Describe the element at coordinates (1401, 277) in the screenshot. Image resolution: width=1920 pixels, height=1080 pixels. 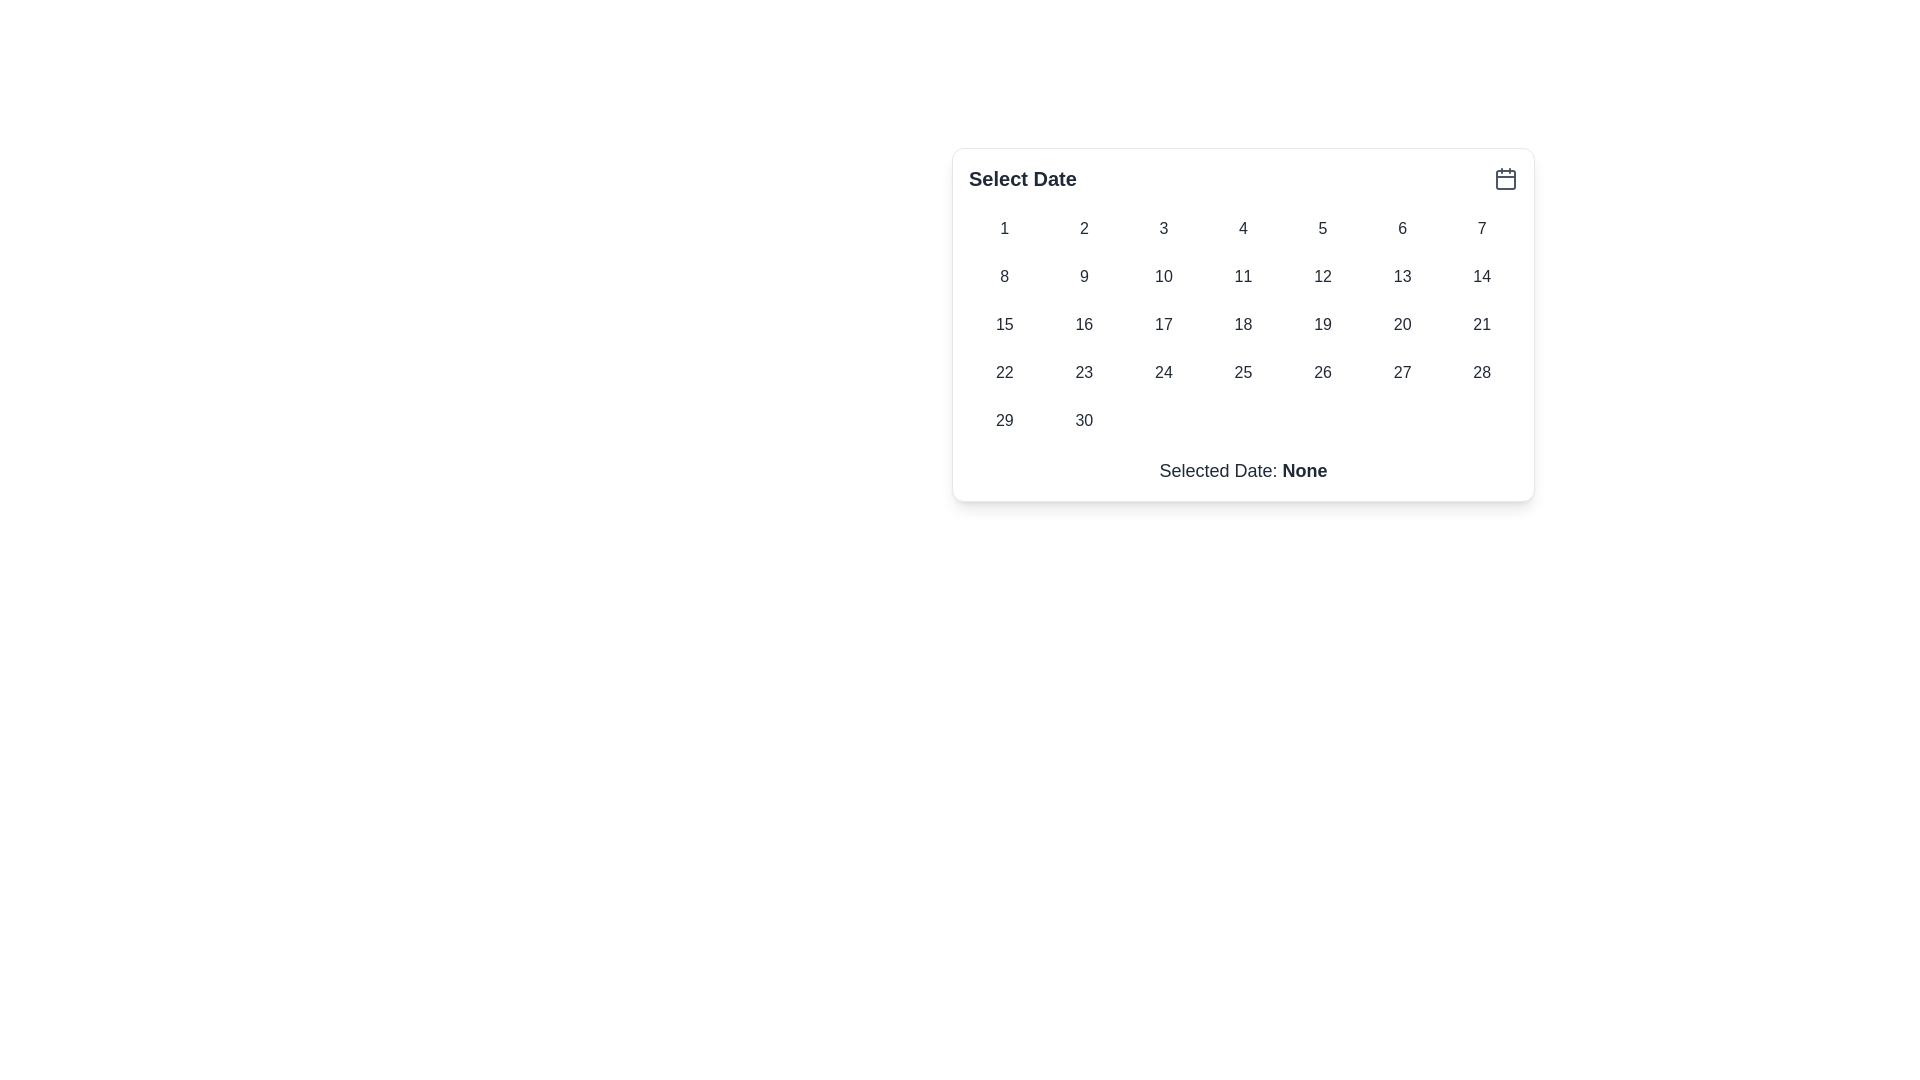
I see `the rounded rectangular button displaying the text '13'` at that location.